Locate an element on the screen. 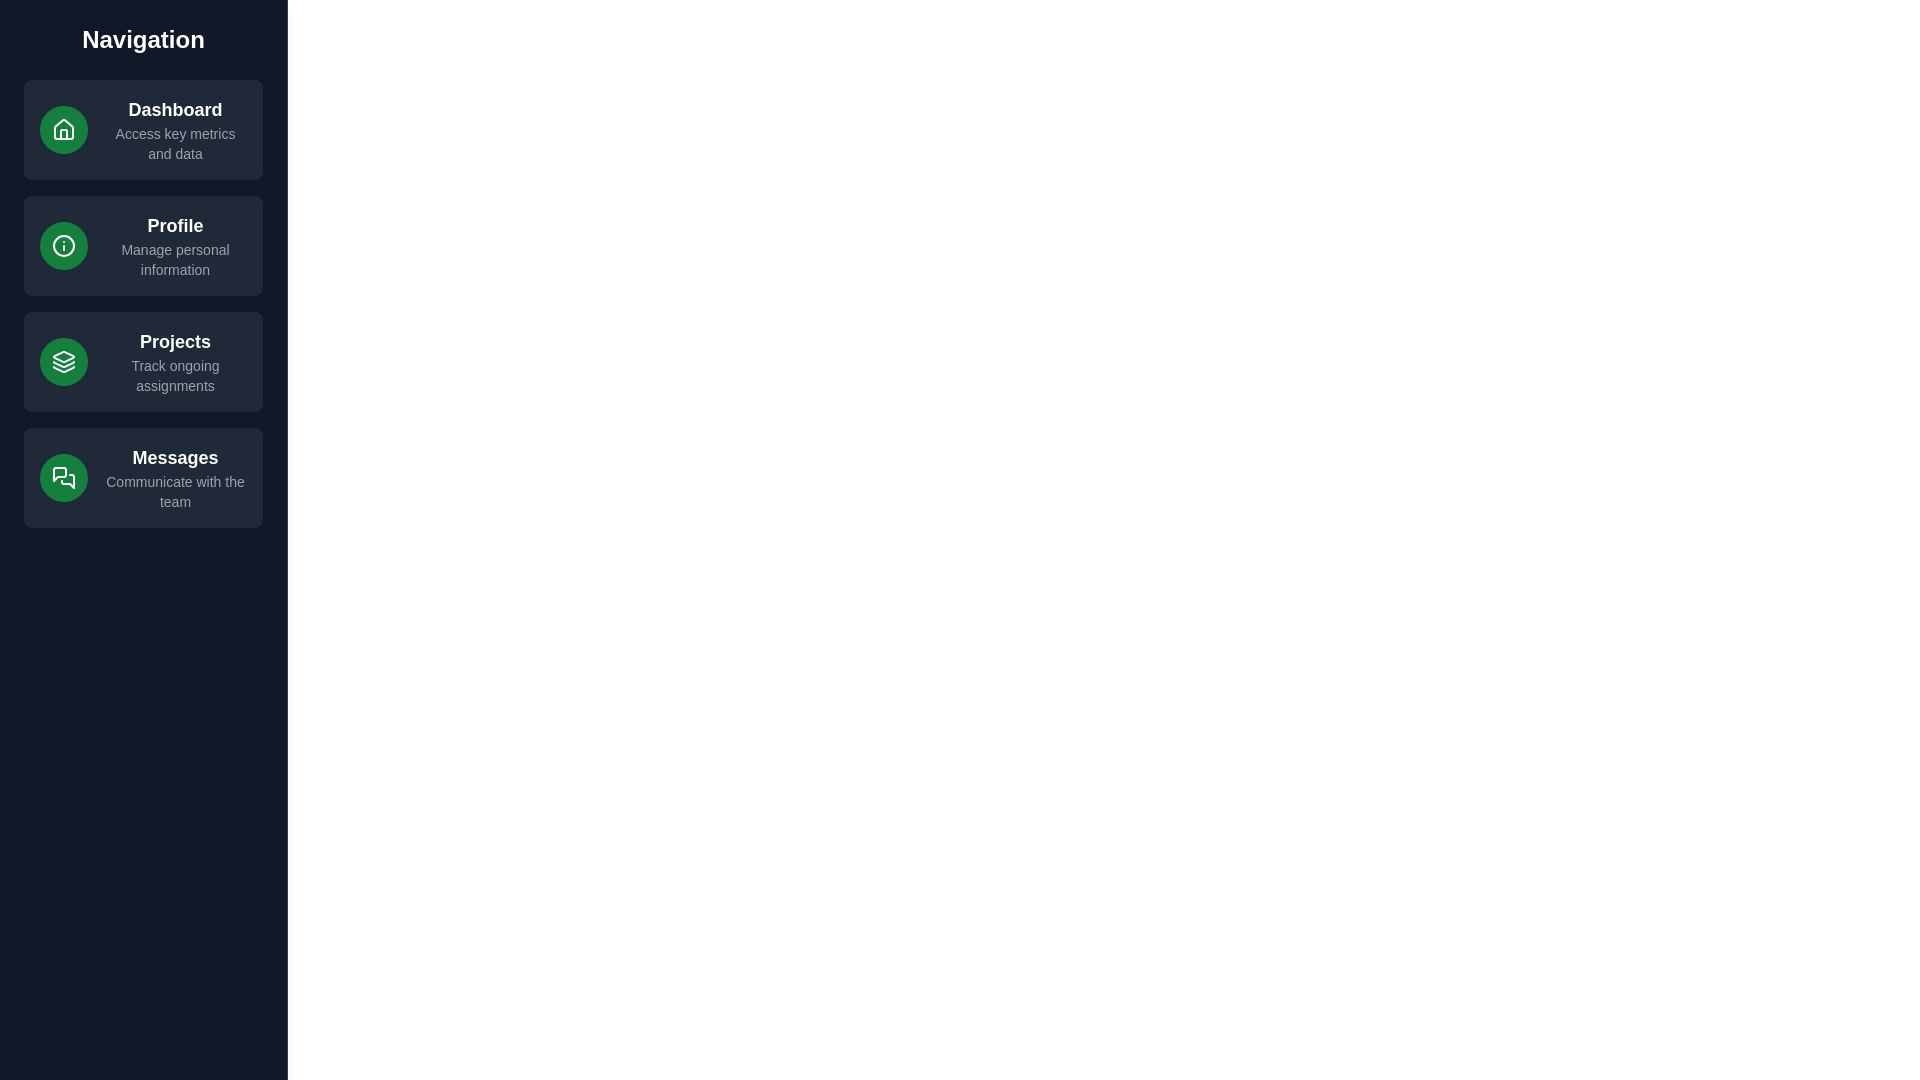 The image size is (1920, 1080). the navigation item Dashboard to observe hover effects is located at coordinates (142, 130).